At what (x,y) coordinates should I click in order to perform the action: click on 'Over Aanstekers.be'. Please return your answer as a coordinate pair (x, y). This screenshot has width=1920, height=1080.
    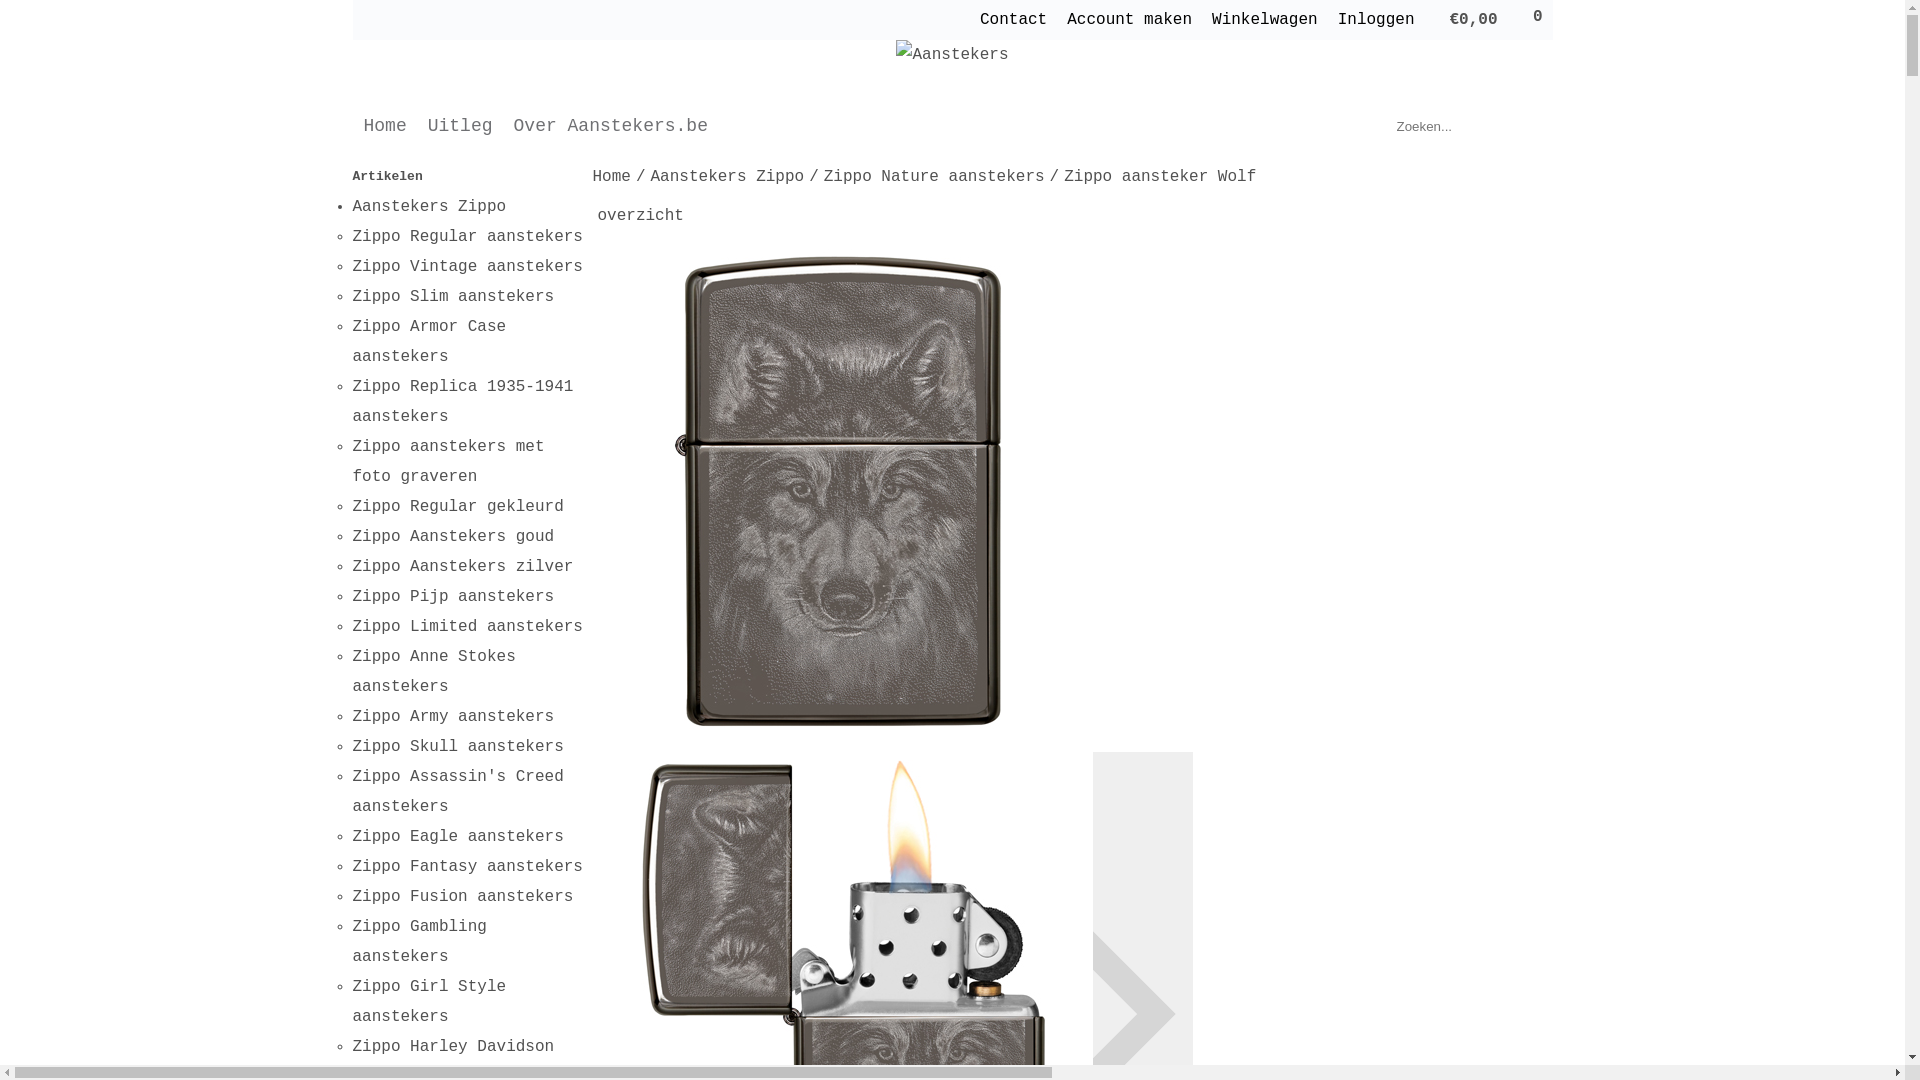
    Looking at the image, I should click on (609, 126).